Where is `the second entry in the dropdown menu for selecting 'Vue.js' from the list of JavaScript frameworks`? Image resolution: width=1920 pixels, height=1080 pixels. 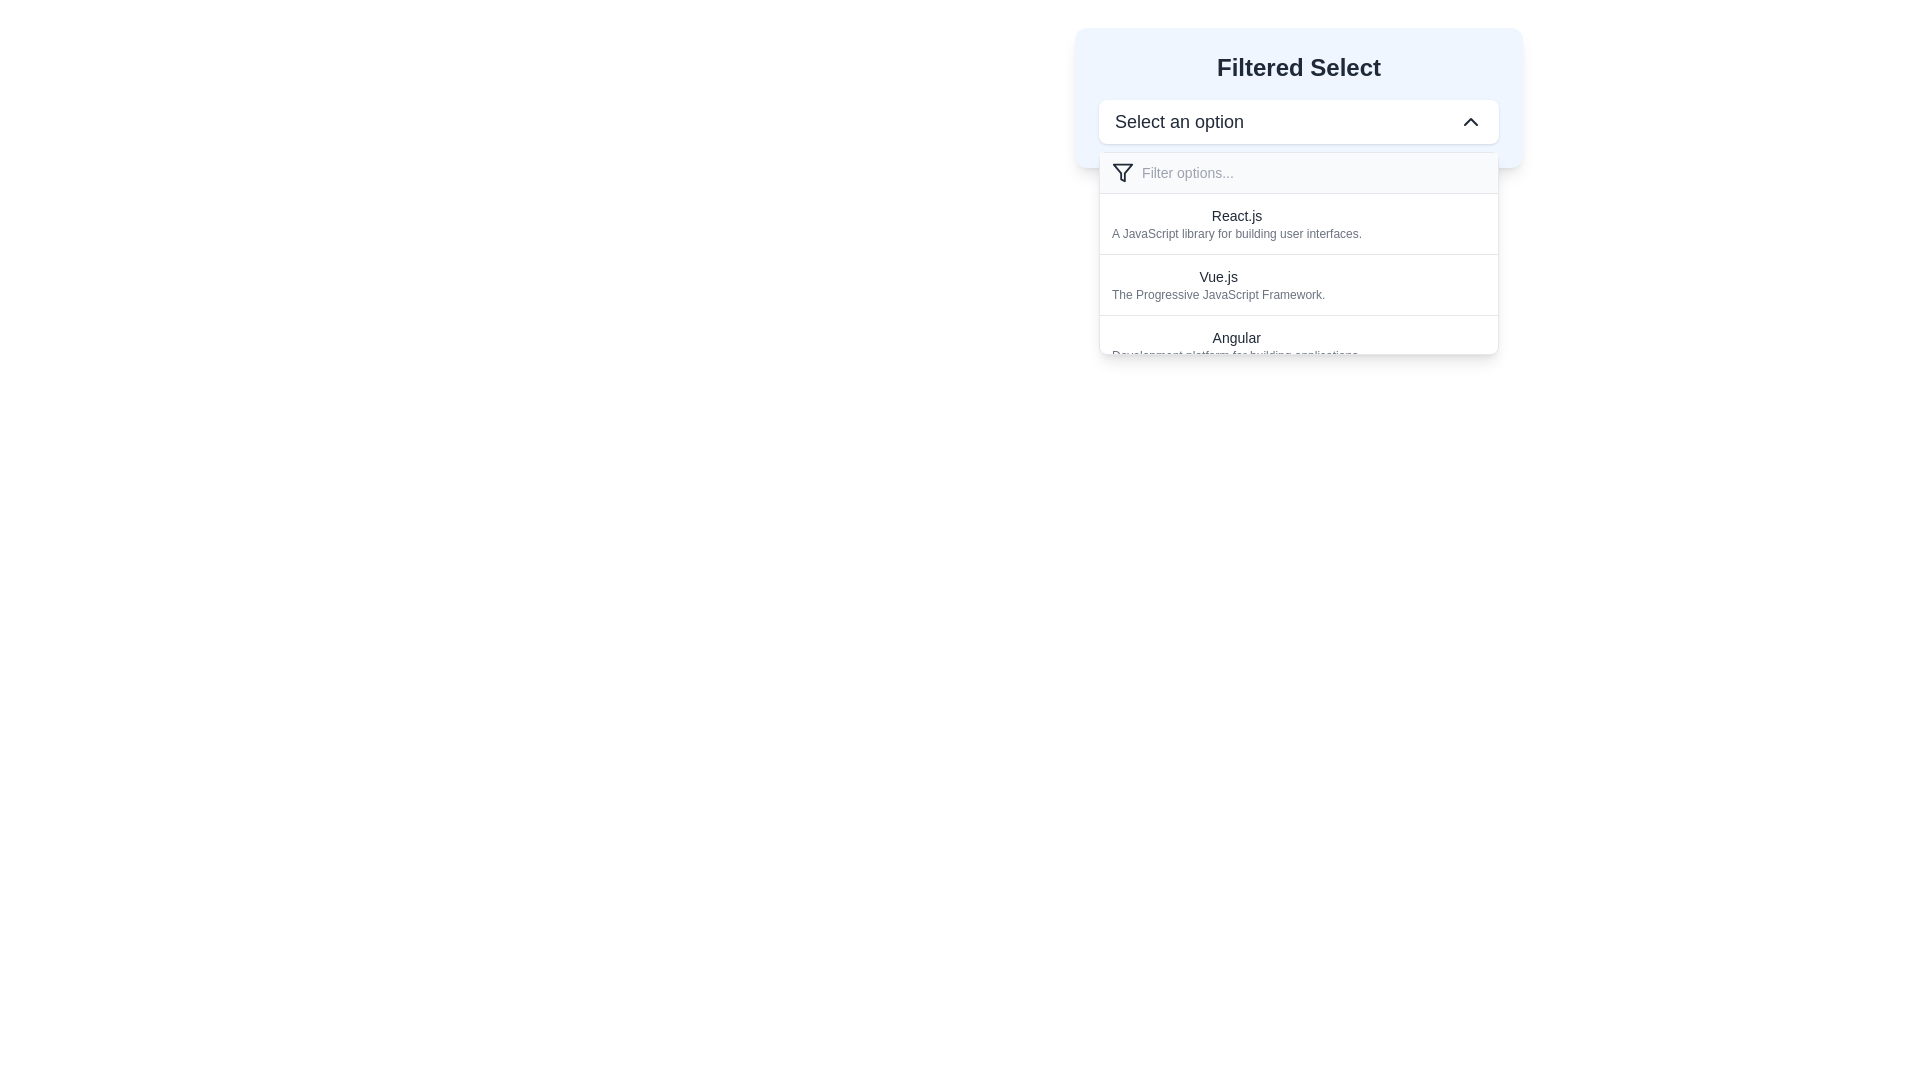 the second entry in the dropdown menu for selecting 'Vue.js' from the list of JavaScript frameworks is located at coordinates (1299, 284).